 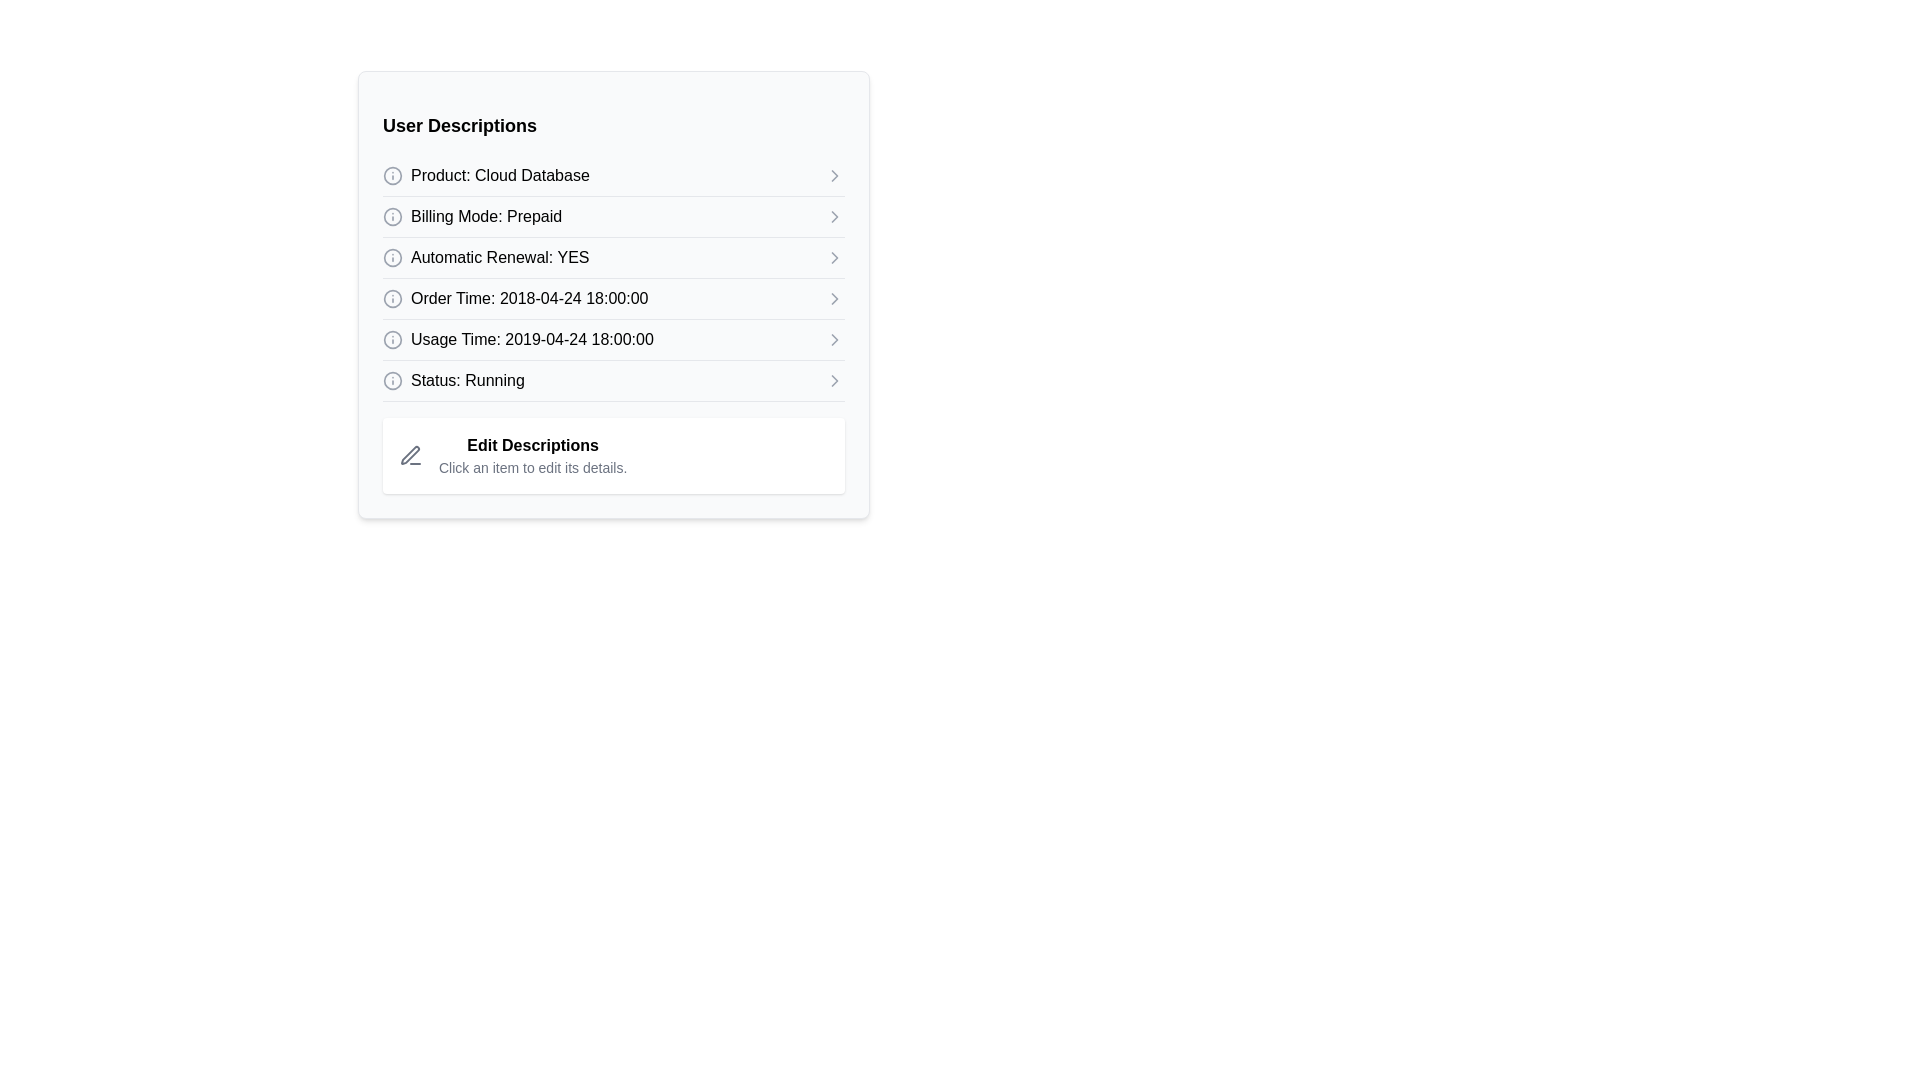 I want to click on the chevron-right icon located at the right end of the 'Billing Mode: Prepaid' row, so click(x=835, y=216).